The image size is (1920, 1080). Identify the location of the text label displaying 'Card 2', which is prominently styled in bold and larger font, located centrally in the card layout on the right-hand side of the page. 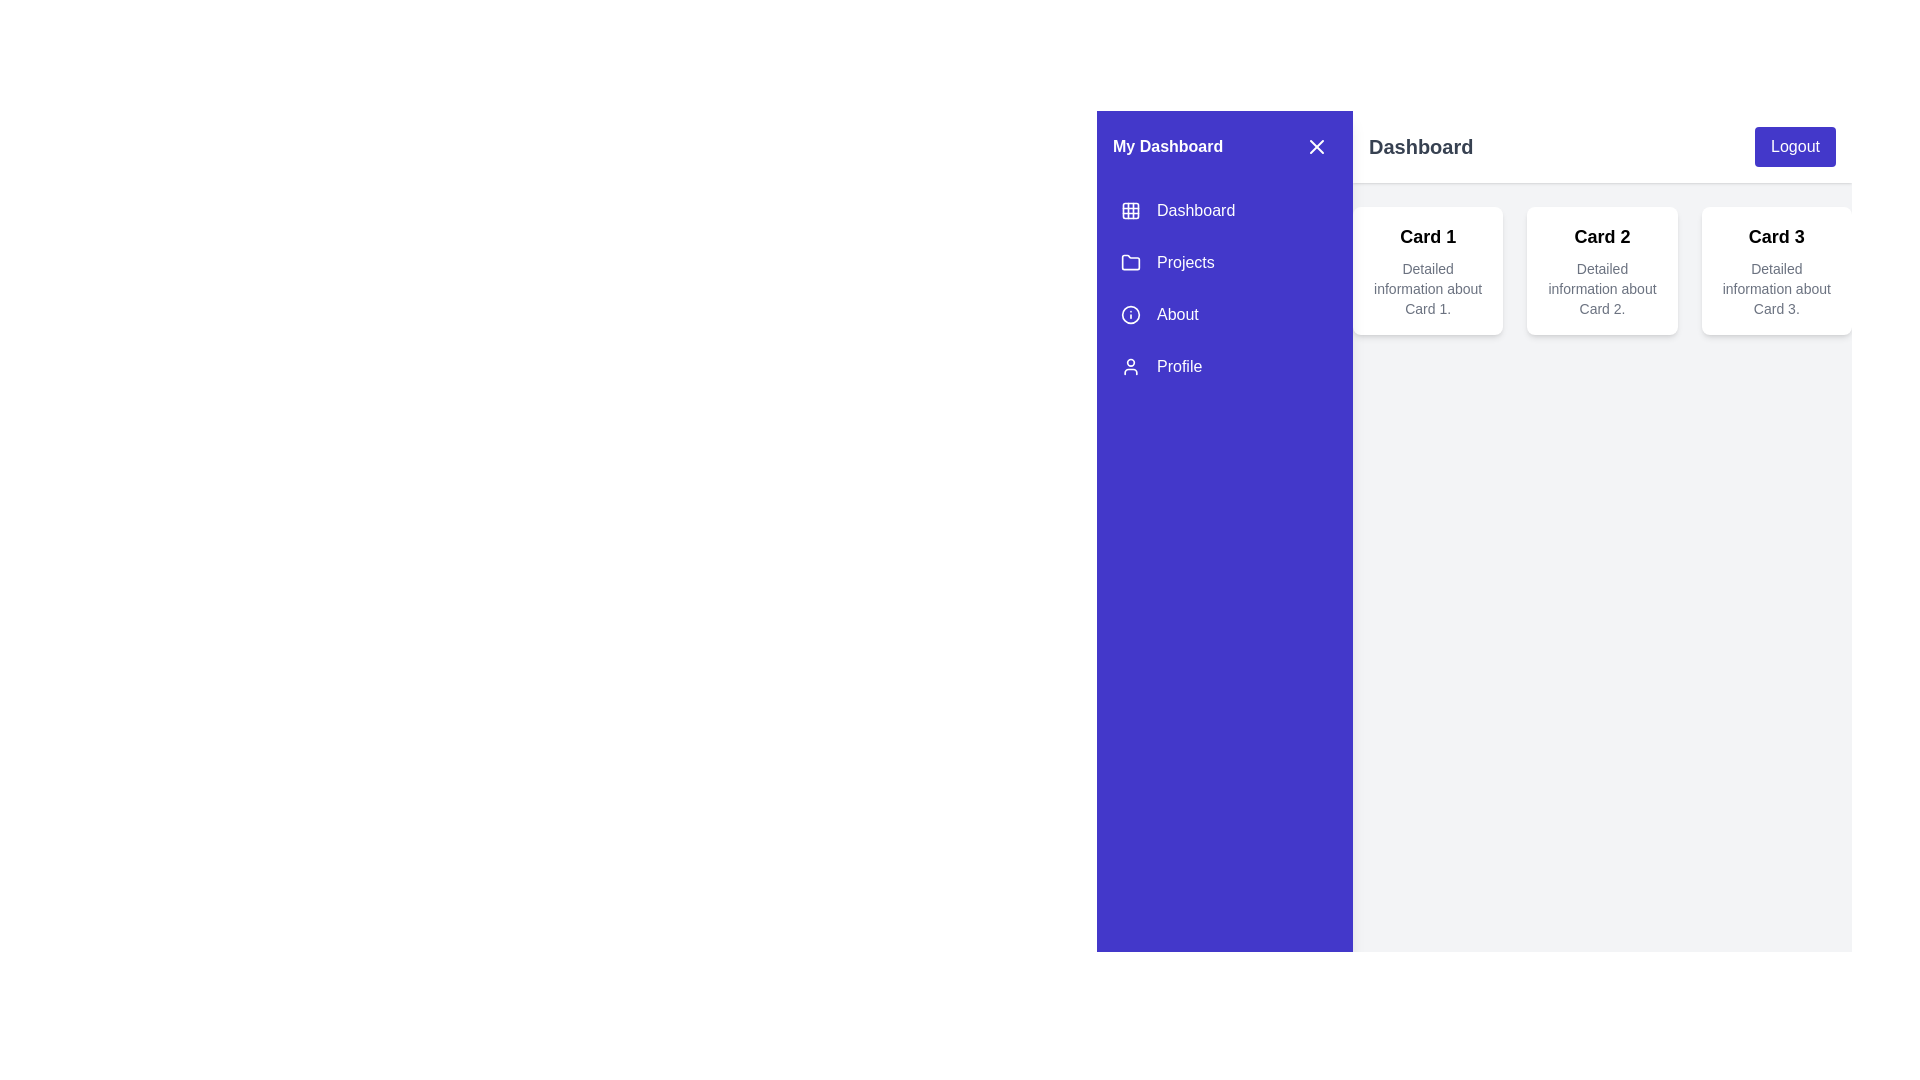
(1602, 235).